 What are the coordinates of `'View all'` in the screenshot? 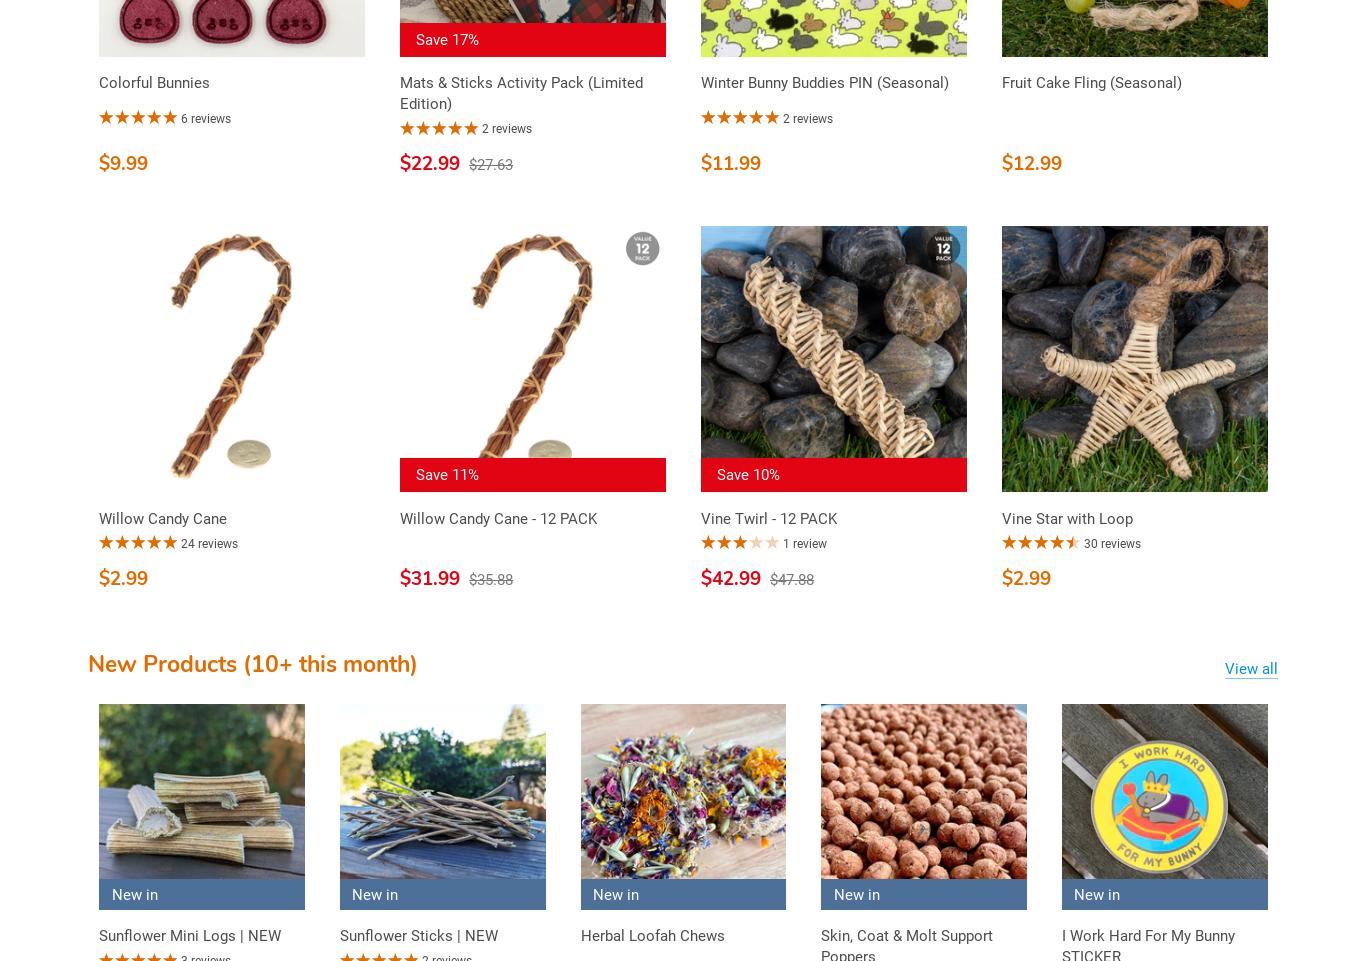 It's located at (1223, 666).